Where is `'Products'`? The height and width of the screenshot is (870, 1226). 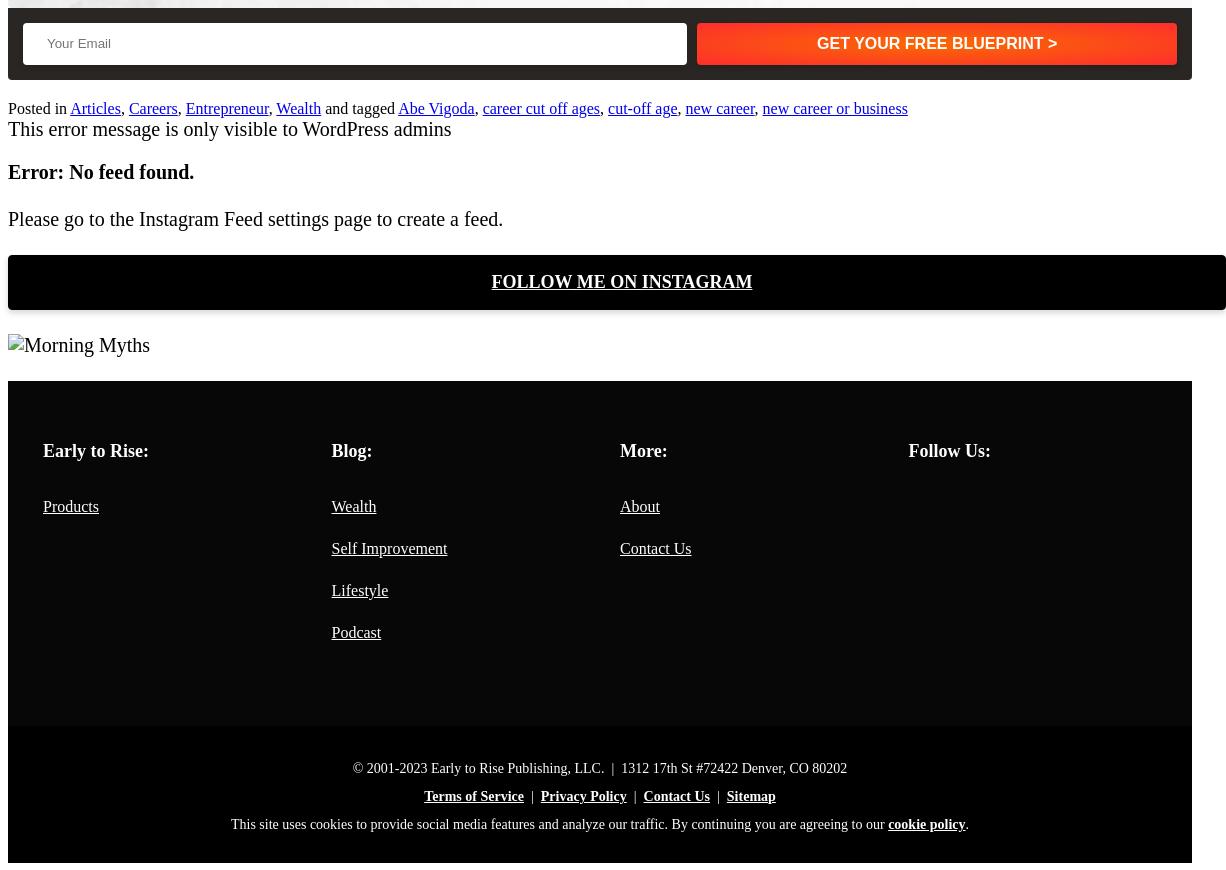 'Products' is located at coordinates (70, 505).